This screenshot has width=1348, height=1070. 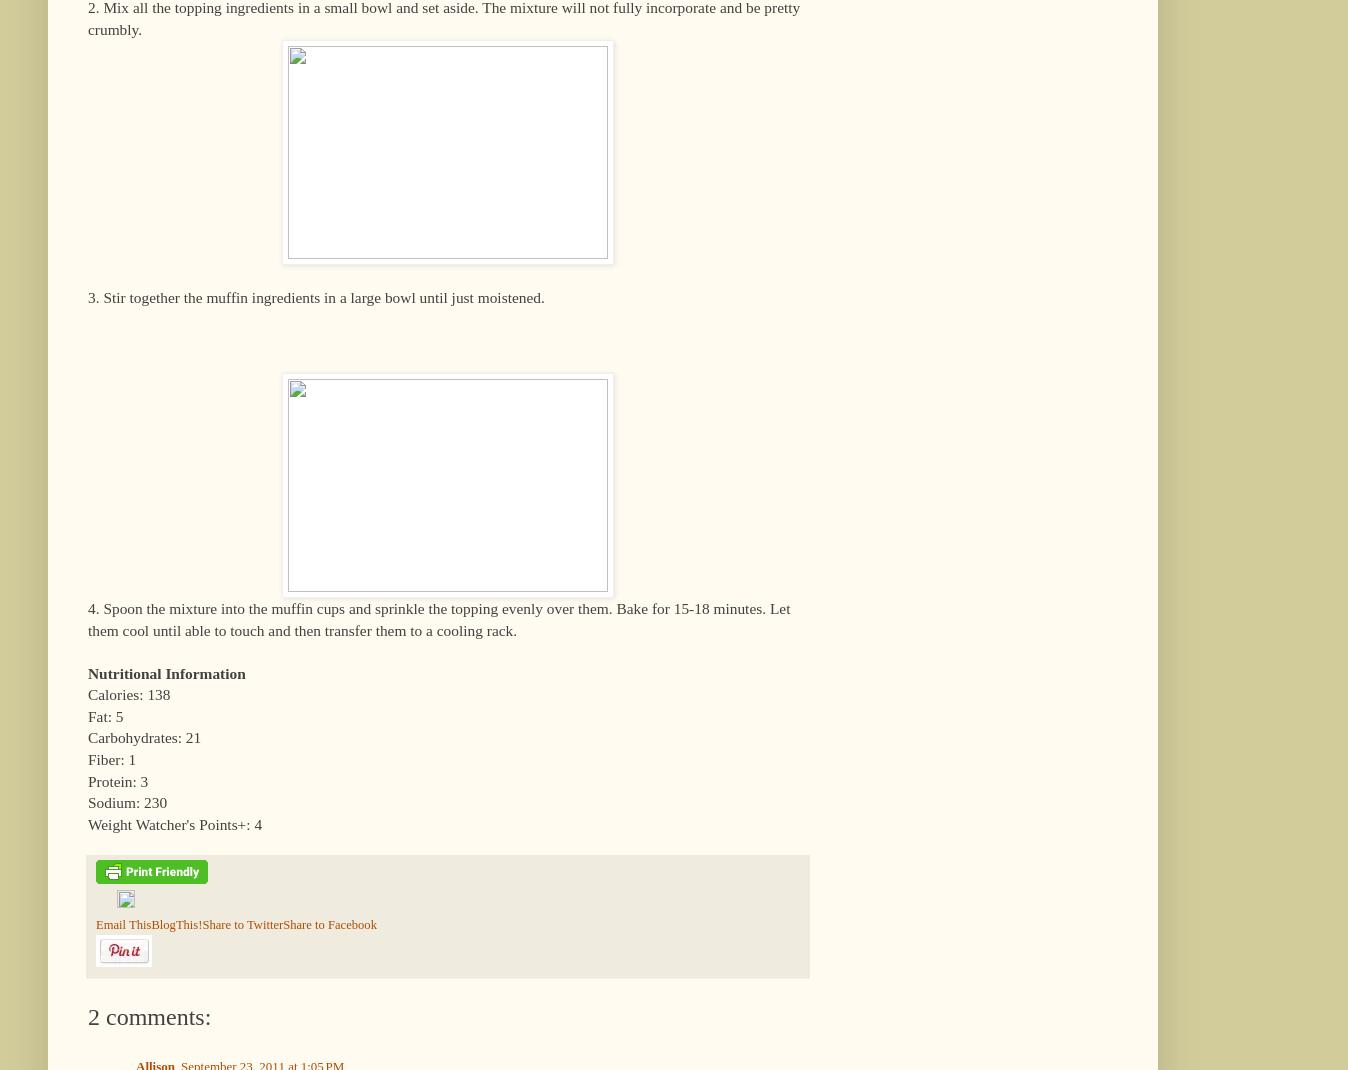 I want to click on 'Weight Watcher's Points+: 4', so click(x=87, y=823).